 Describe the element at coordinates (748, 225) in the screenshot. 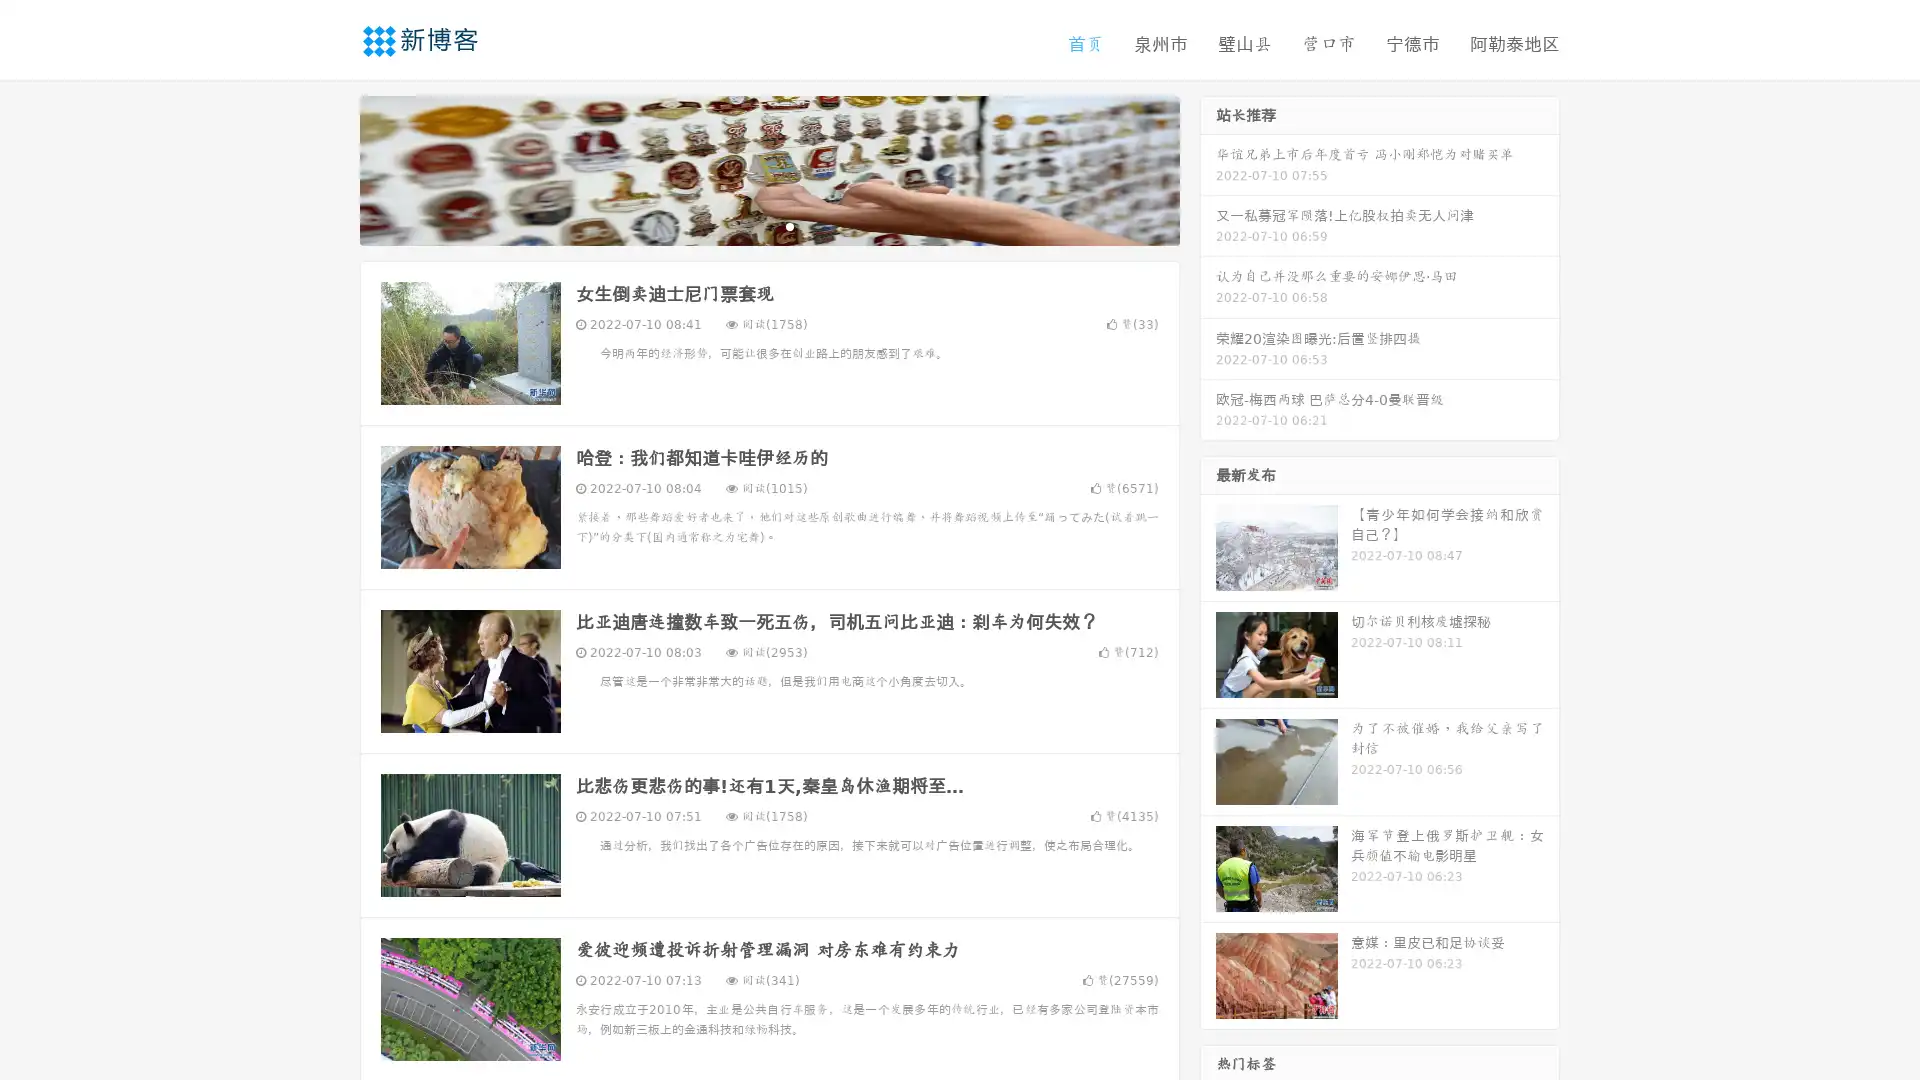

I see `Go to slide 1` at that location.